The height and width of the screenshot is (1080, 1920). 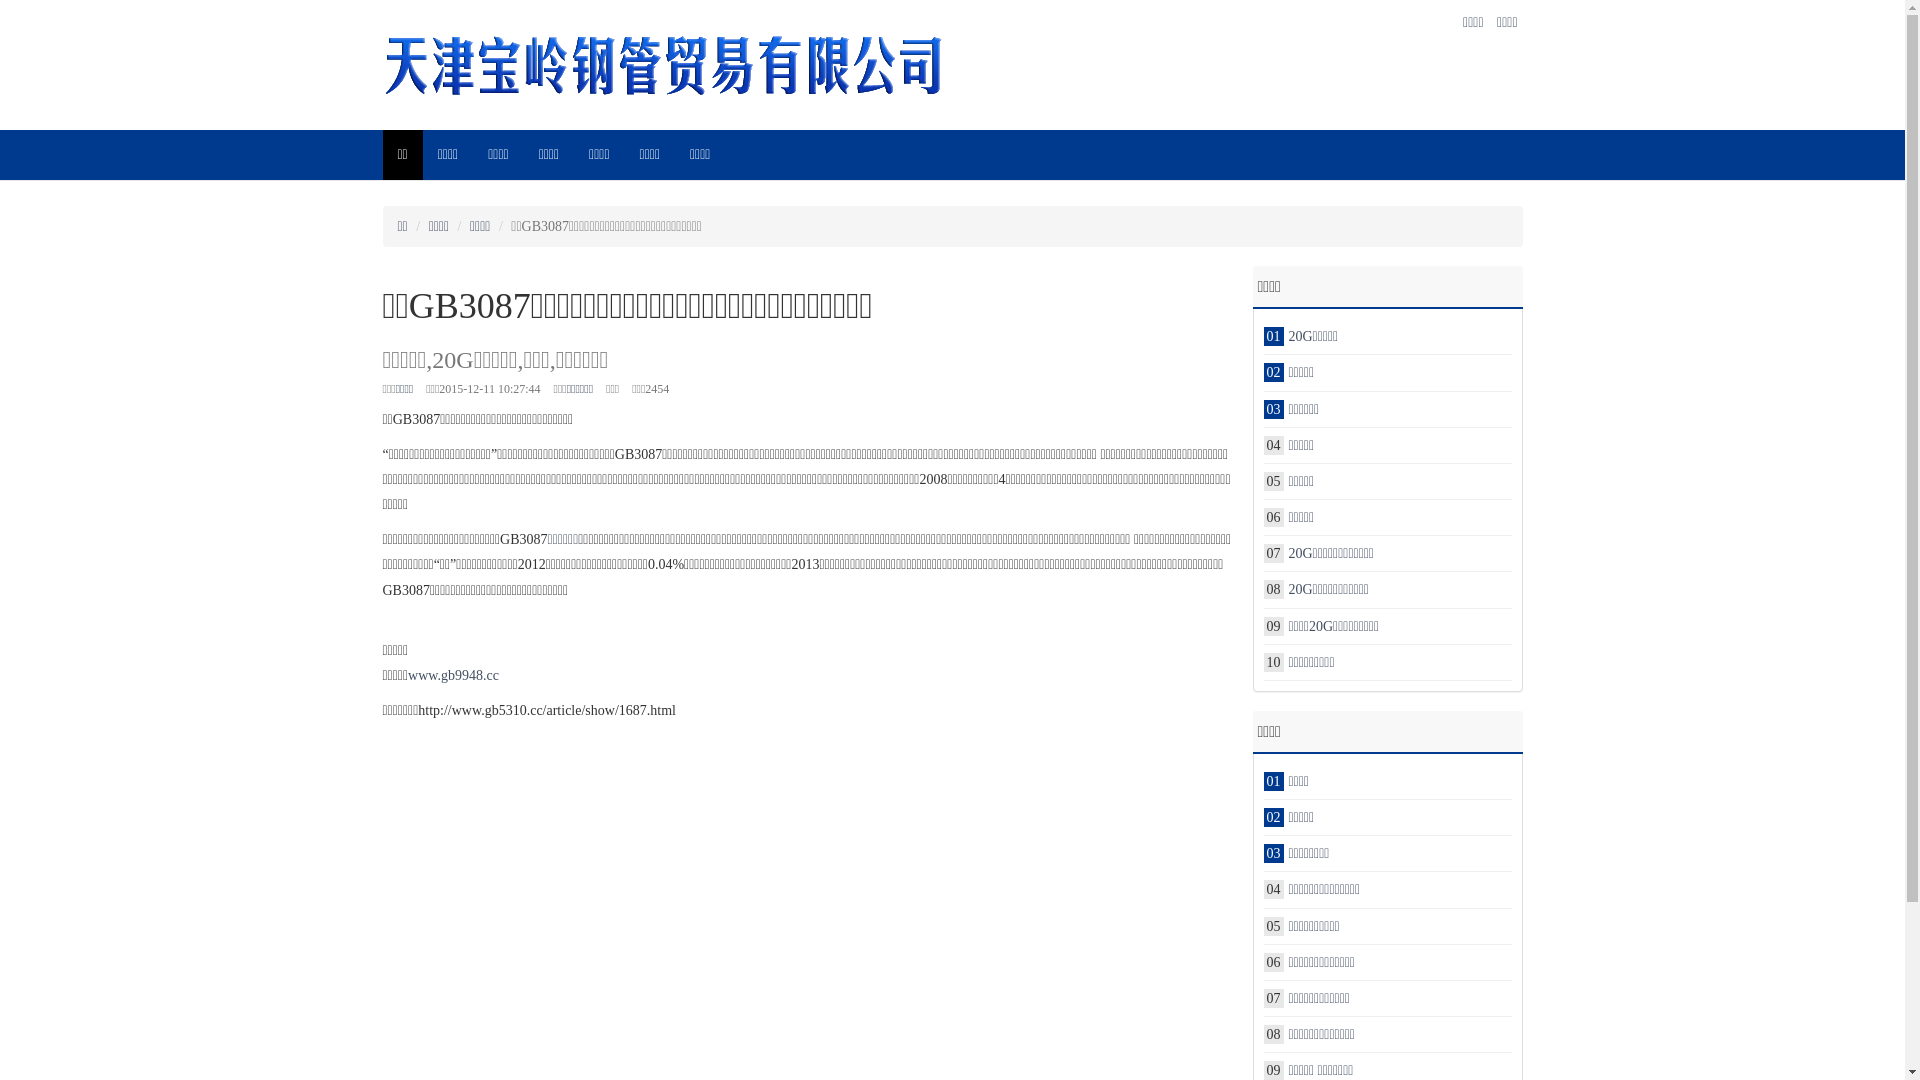 What do you see at coordinates (452, 675) in the screenshot?
I see `'www.gb9948.cc'` at bounding box center [452, 675].